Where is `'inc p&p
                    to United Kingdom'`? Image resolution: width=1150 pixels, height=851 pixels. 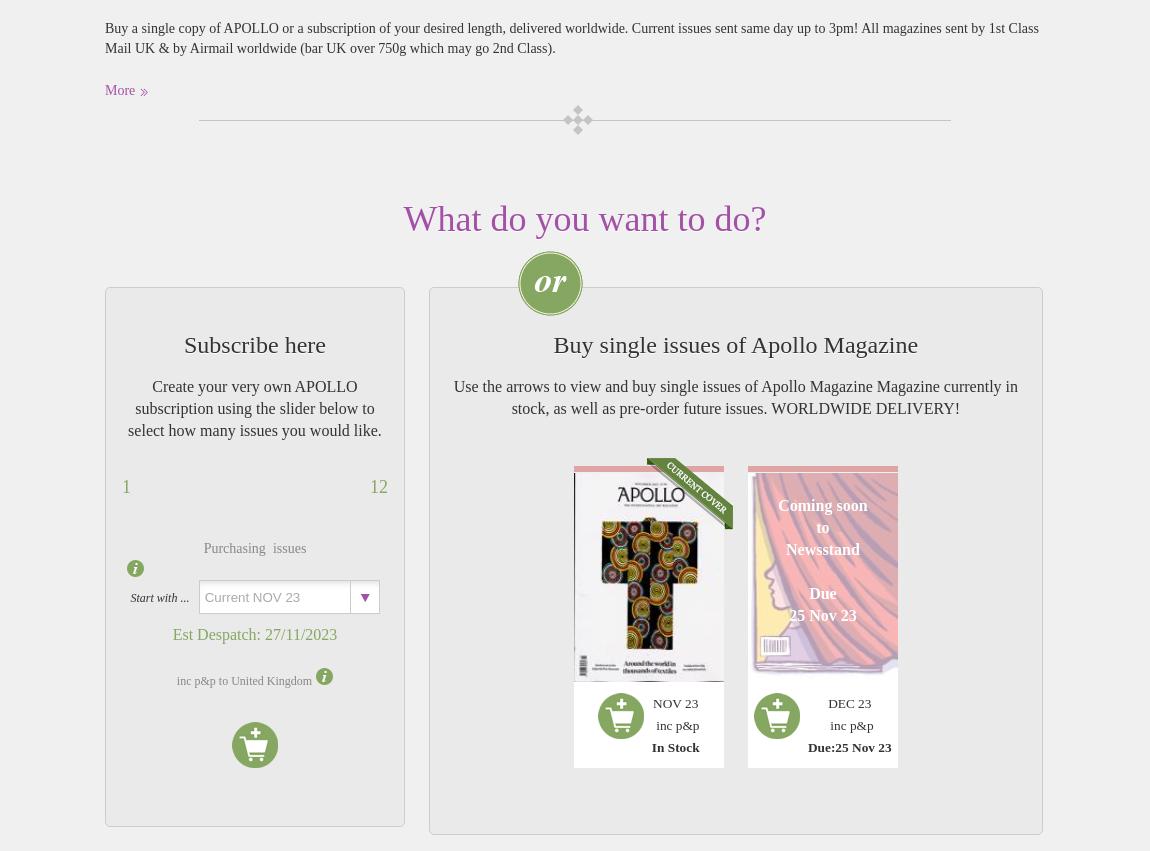 'inc p&p
                    to United Kingdom' is located at coordinates (174, 680).